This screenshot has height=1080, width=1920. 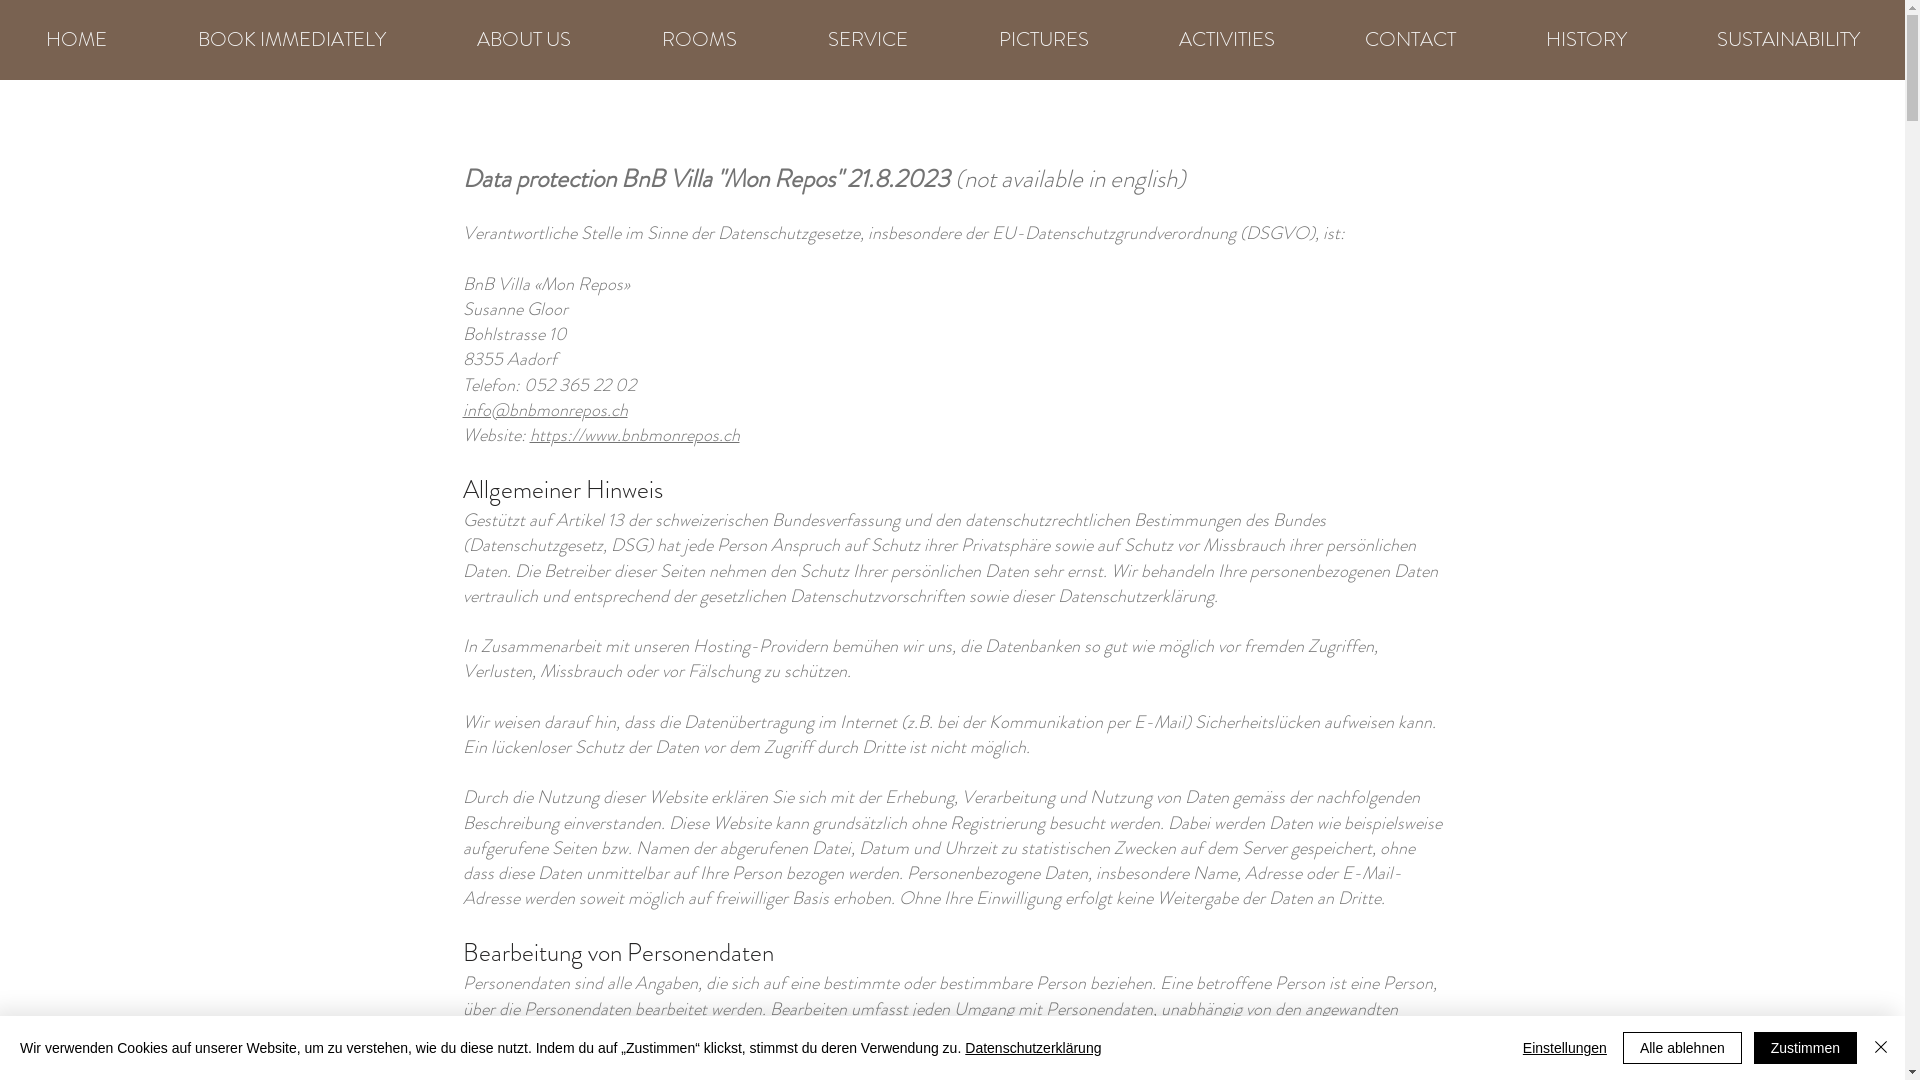 What do you see at coordinates (1501, 39) in the screenshot?
I see `'HISTORY'` at bounding box center [1501, 39].